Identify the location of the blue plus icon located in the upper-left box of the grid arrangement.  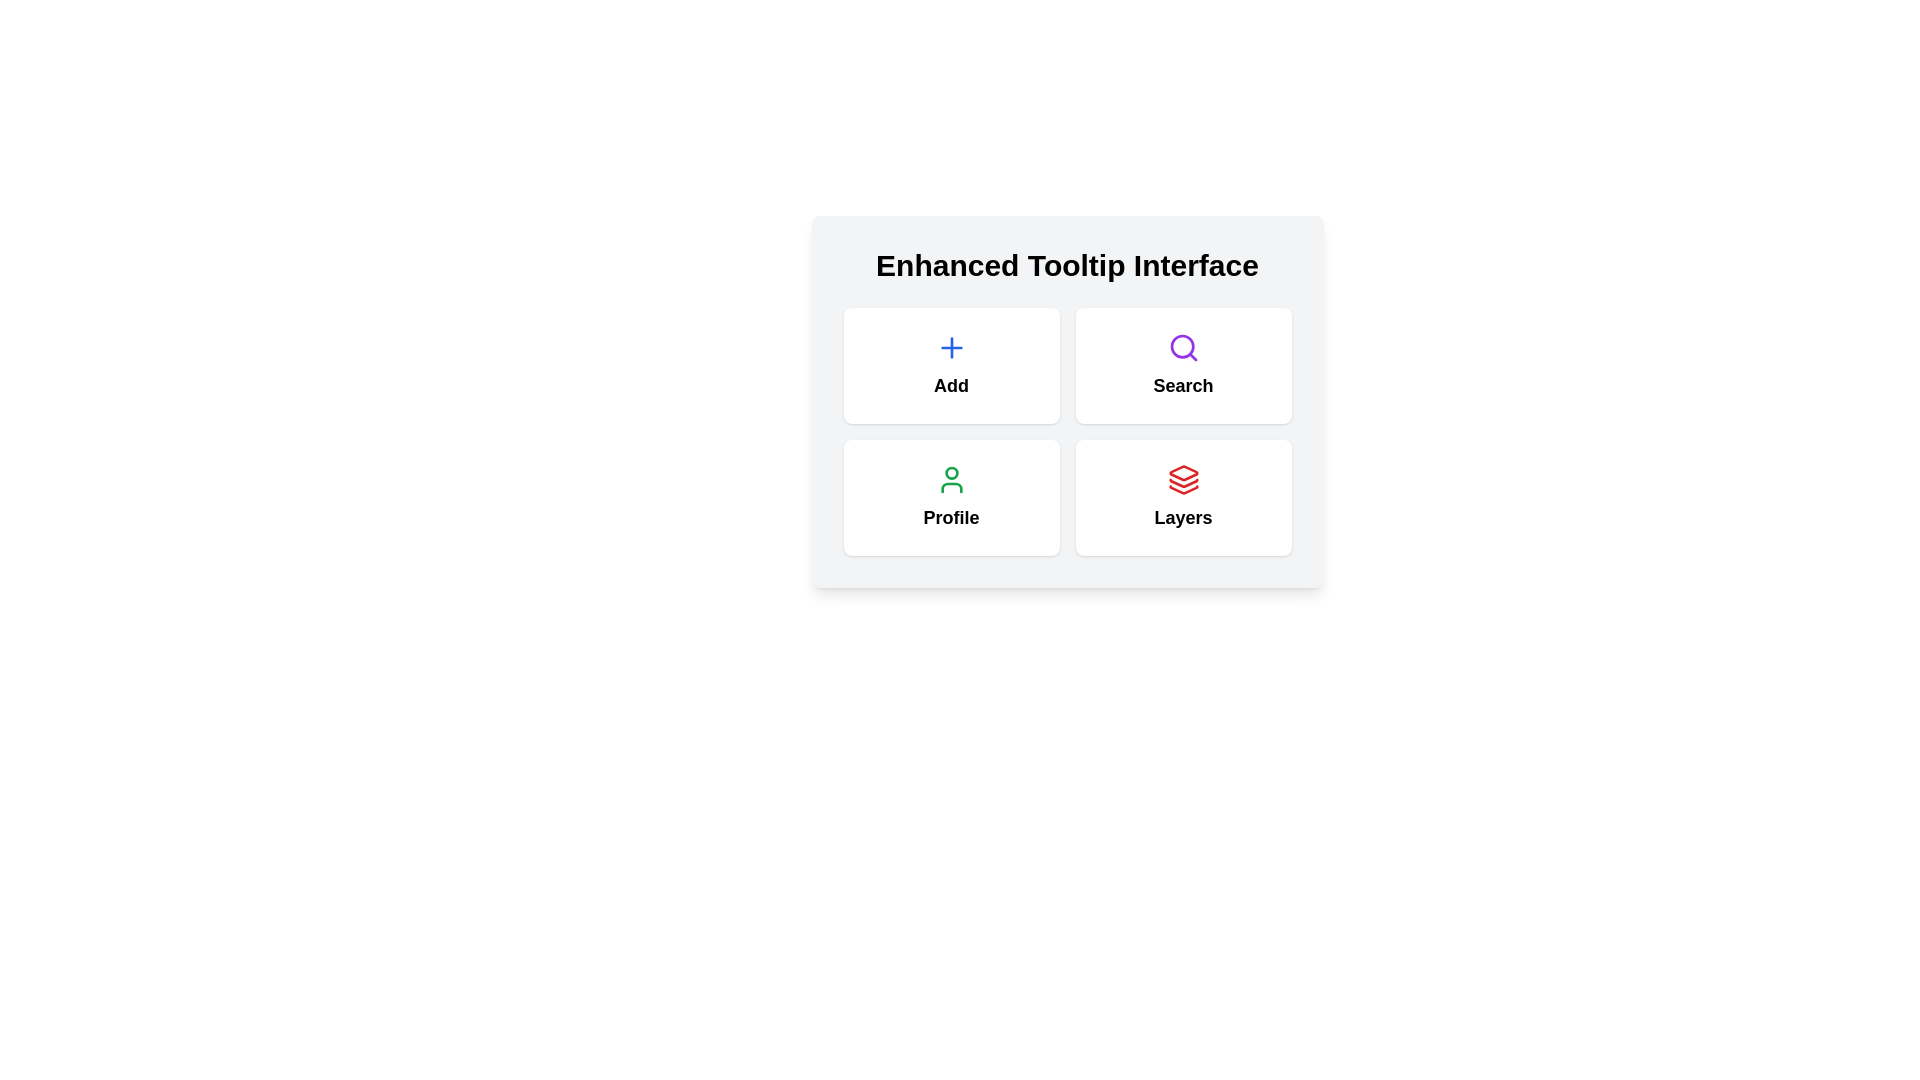
(950, 346).